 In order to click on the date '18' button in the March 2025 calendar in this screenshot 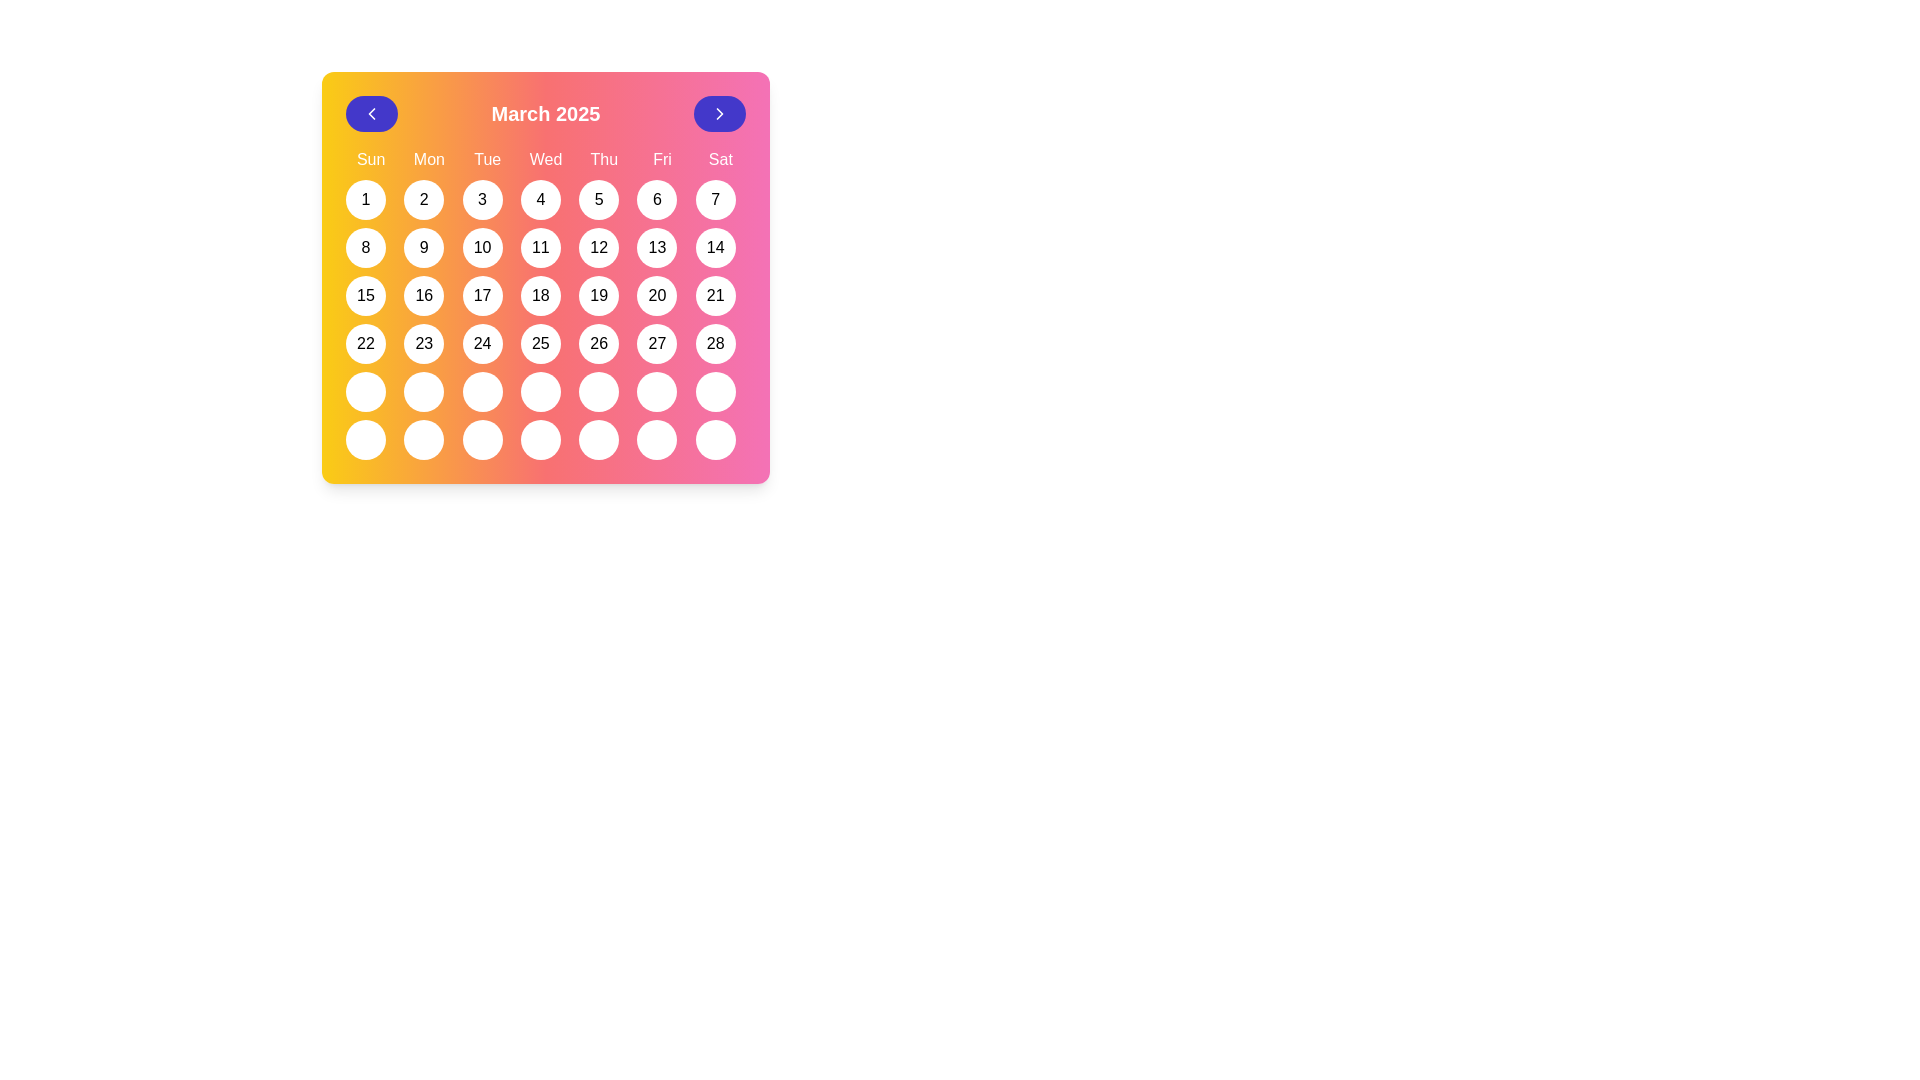, I will do `click(546, 304)`.